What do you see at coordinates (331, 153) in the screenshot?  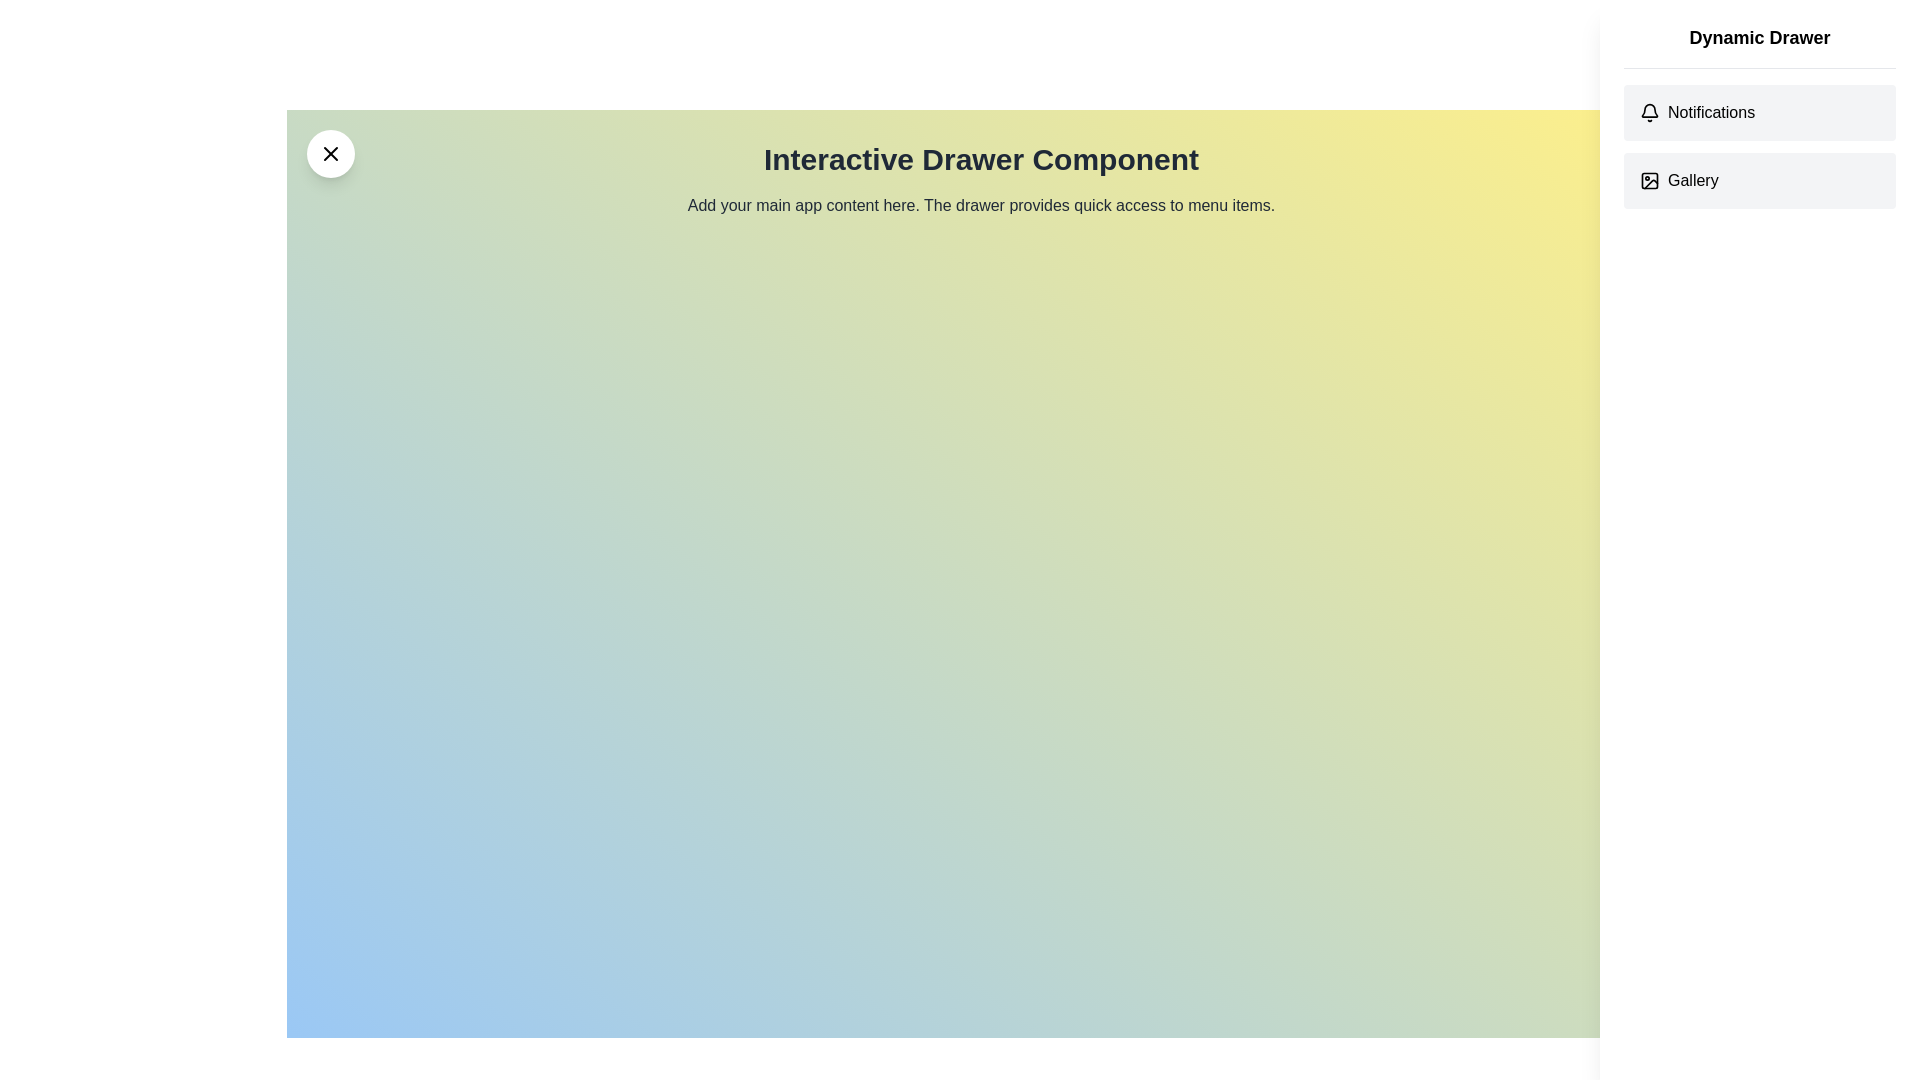 I see `the diagonal cross icon styled as an 'X' within the circular area in the header of the interactive drawer component` at bounding box center [331, 153].